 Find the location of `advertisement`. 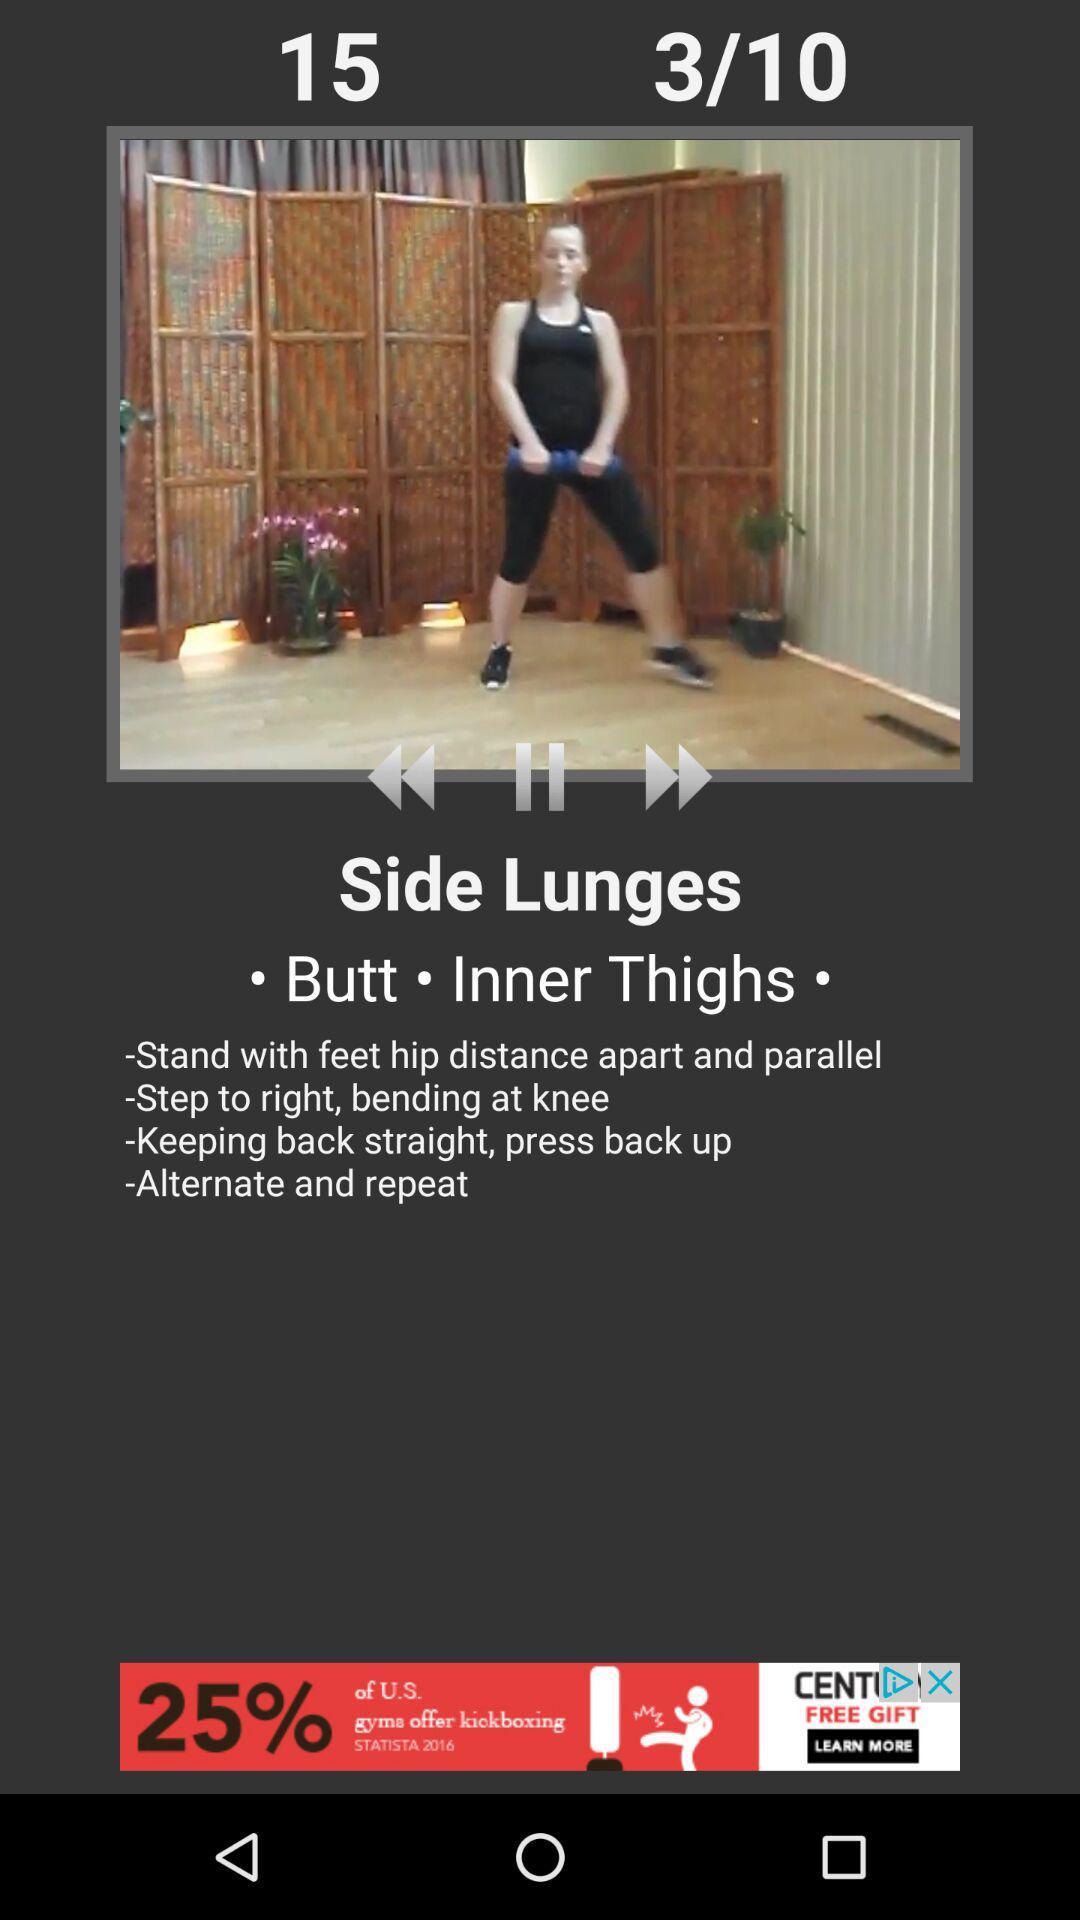

advertisement is located at coordinates (540, 1727).